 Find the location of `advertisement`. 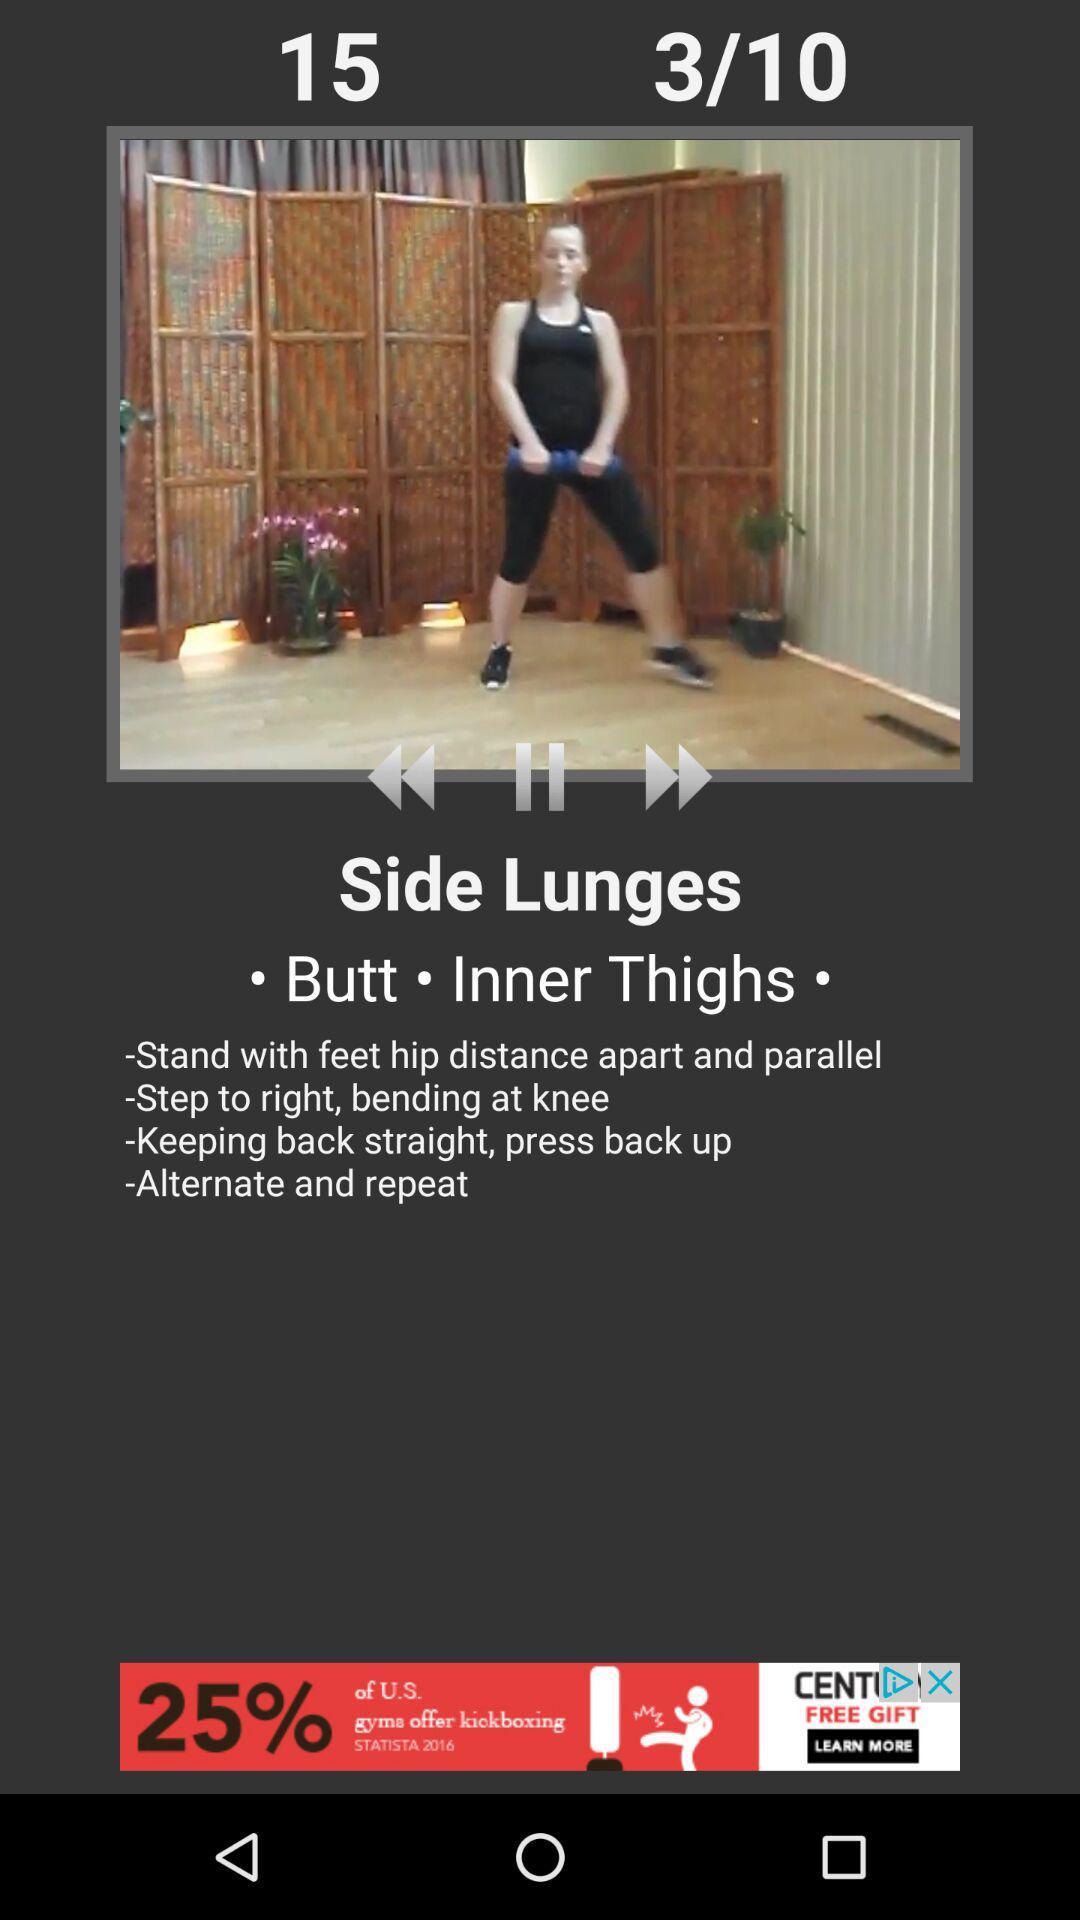

advertisement is located at coordinates (540, 1727).